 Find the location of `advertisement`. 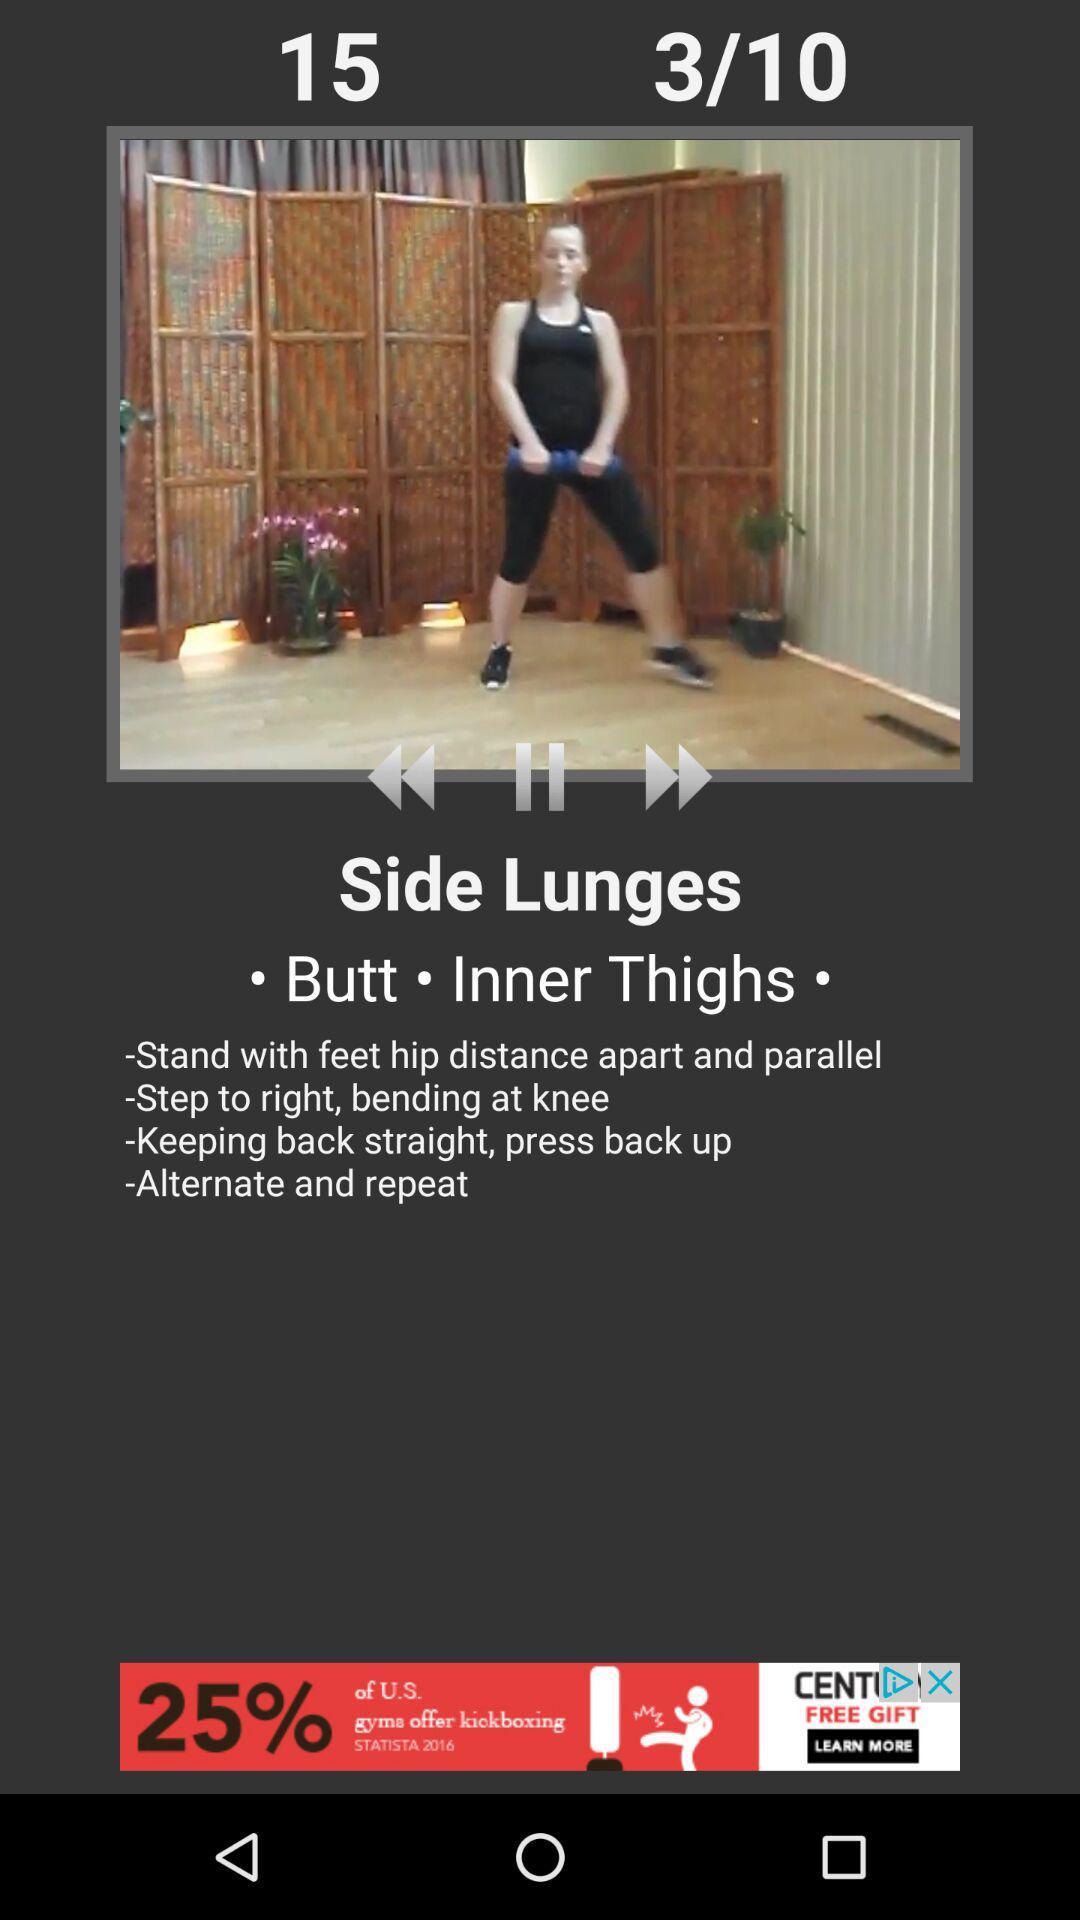

advertisement is located at coordinates (540, 1727).